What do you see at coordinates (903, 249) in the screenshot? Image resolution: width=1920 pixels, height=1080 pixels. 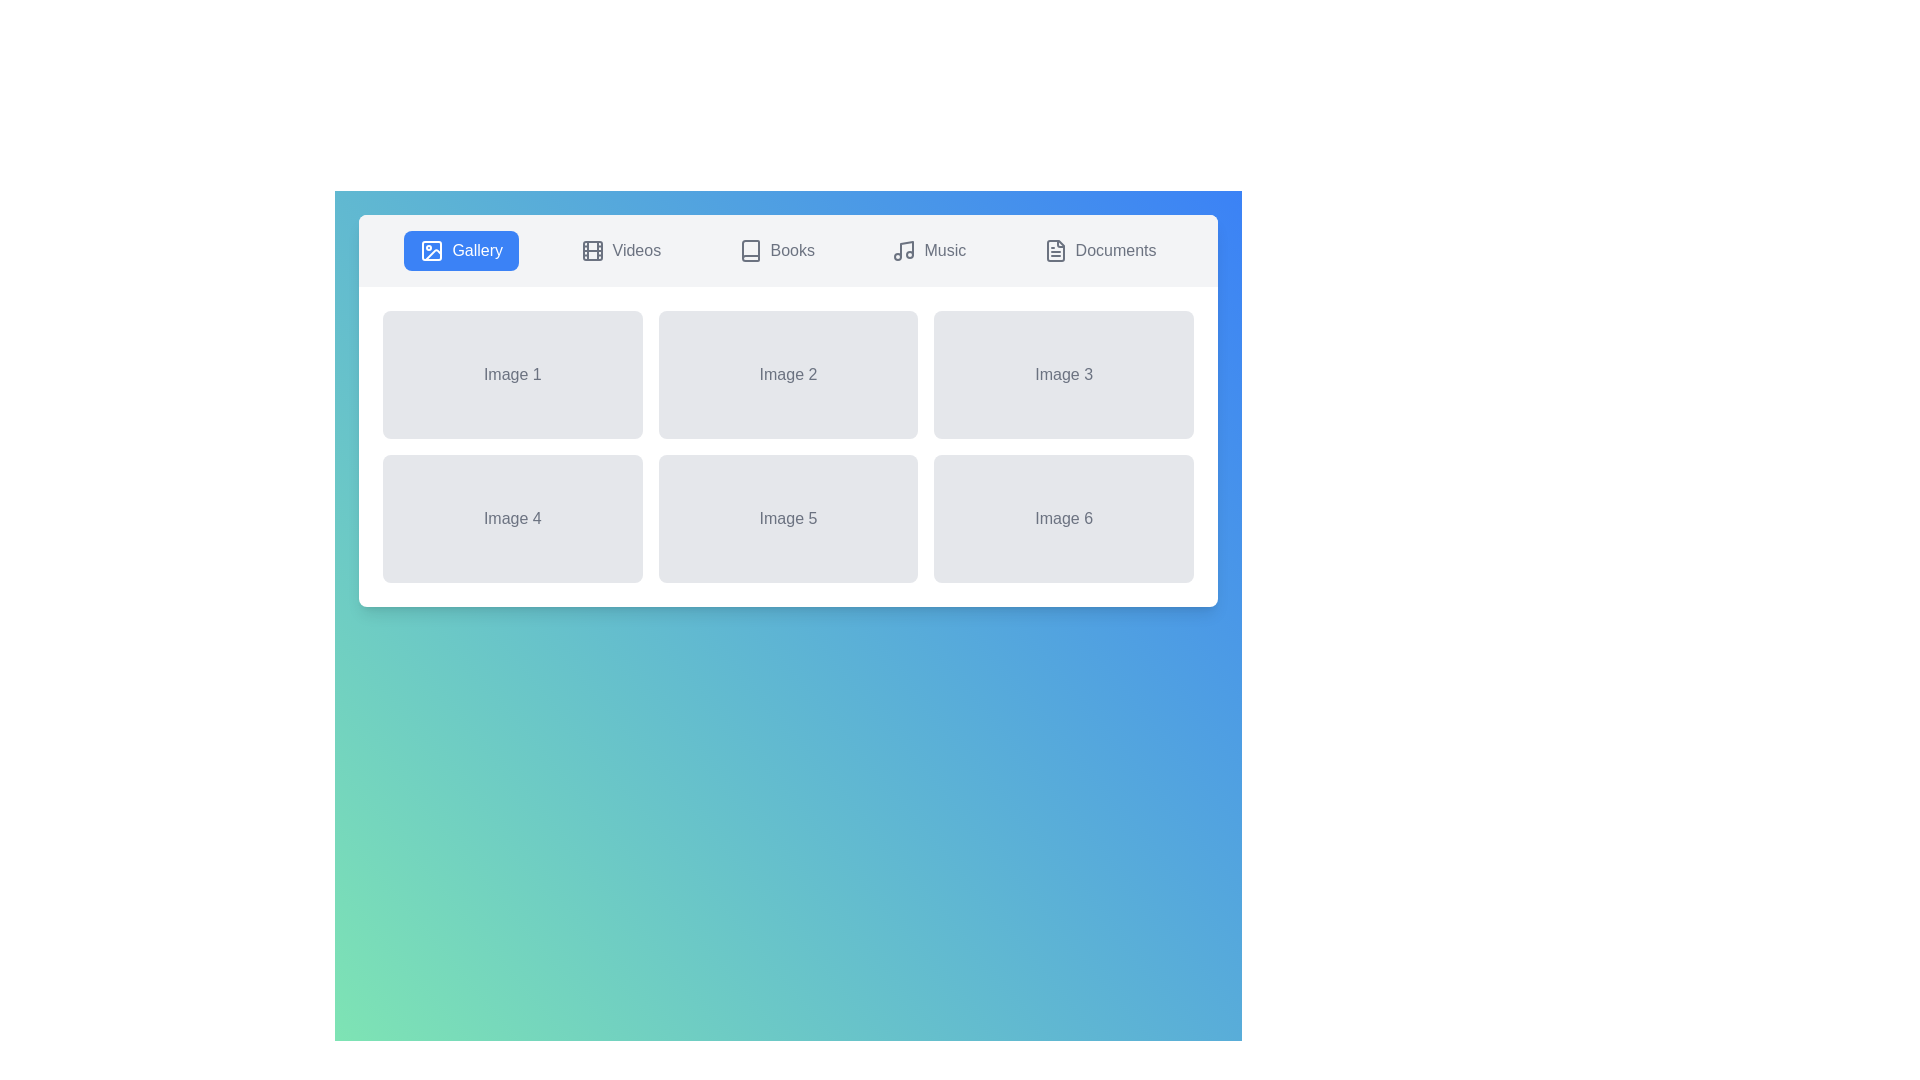 I see `the 'Music' icon located at the top of the interface, which visually represents the 'Music' navigation option` at bounding box center [903, 249].